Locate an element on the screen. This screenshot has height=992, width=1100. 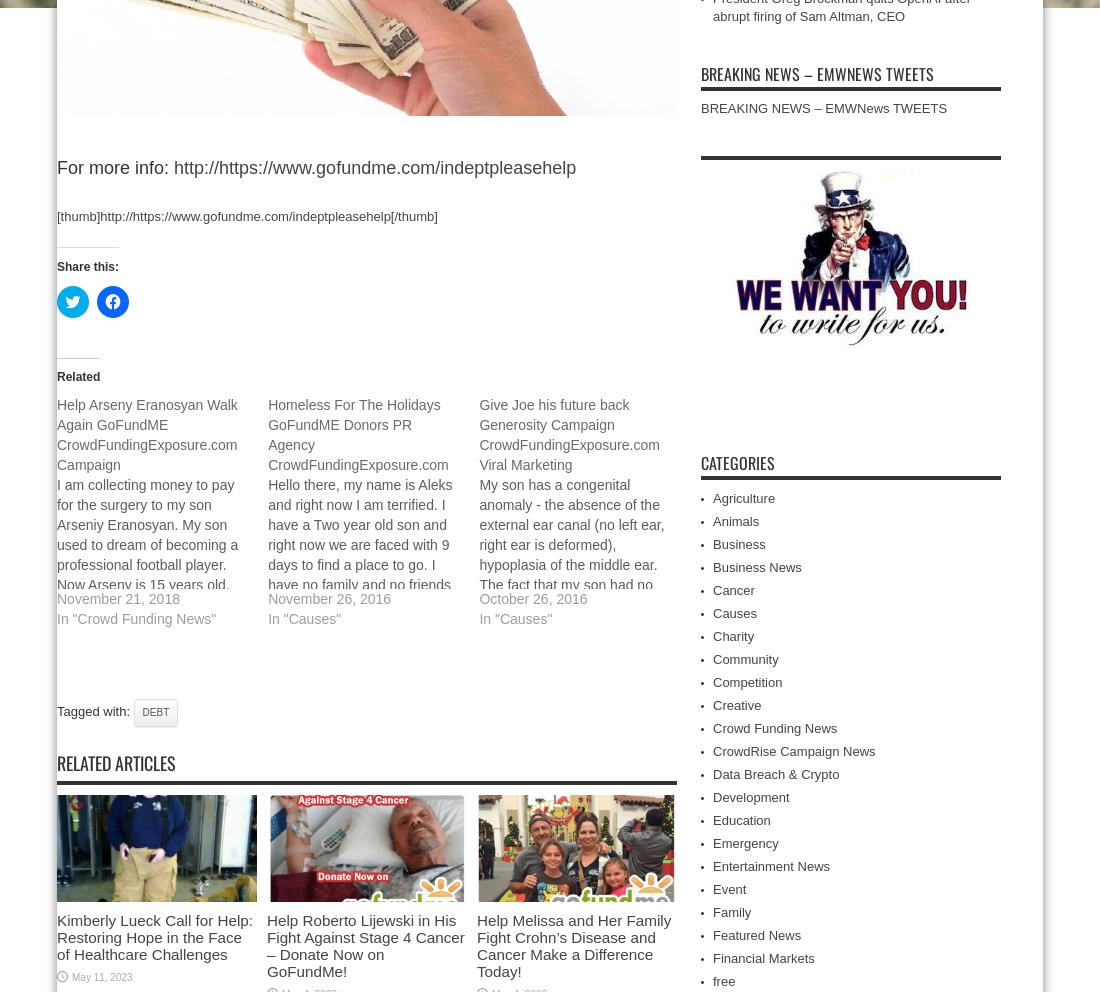
'Cancer' is located at coordinates (732, 589).